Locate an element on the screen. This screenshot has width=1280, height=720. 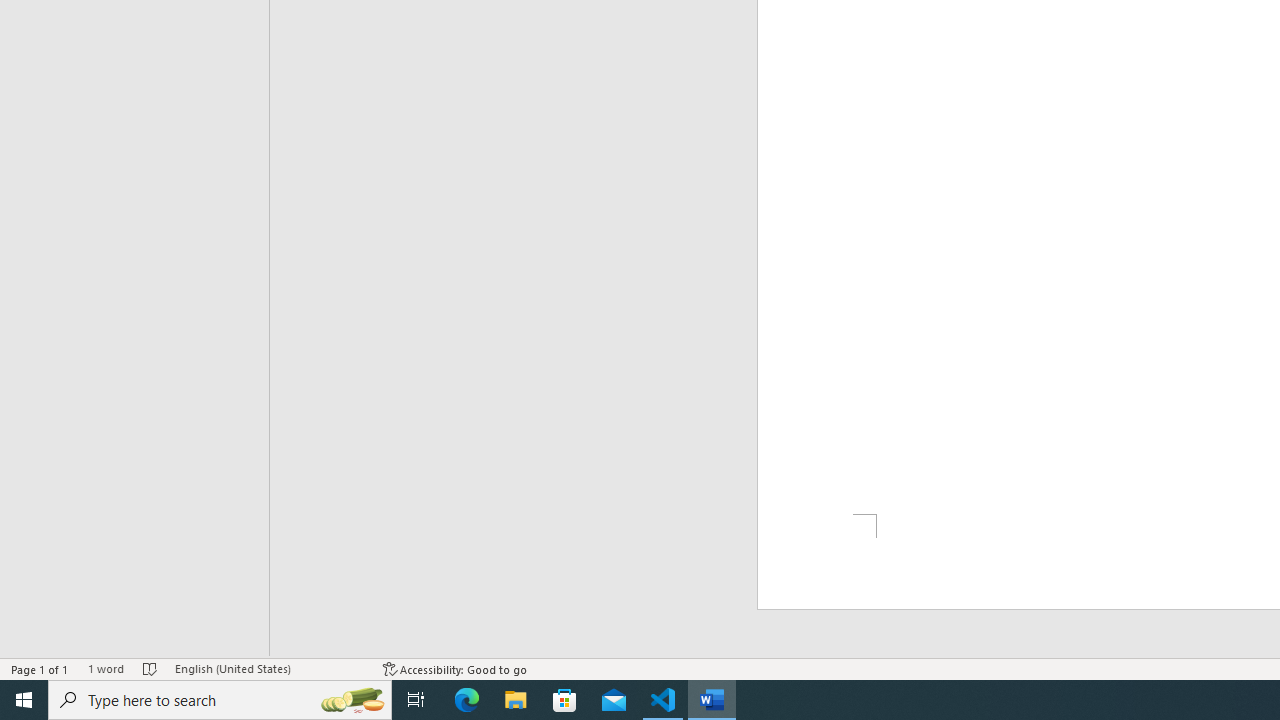
'Page Number Page 1 of 1' is located at coordinates (40, 669).